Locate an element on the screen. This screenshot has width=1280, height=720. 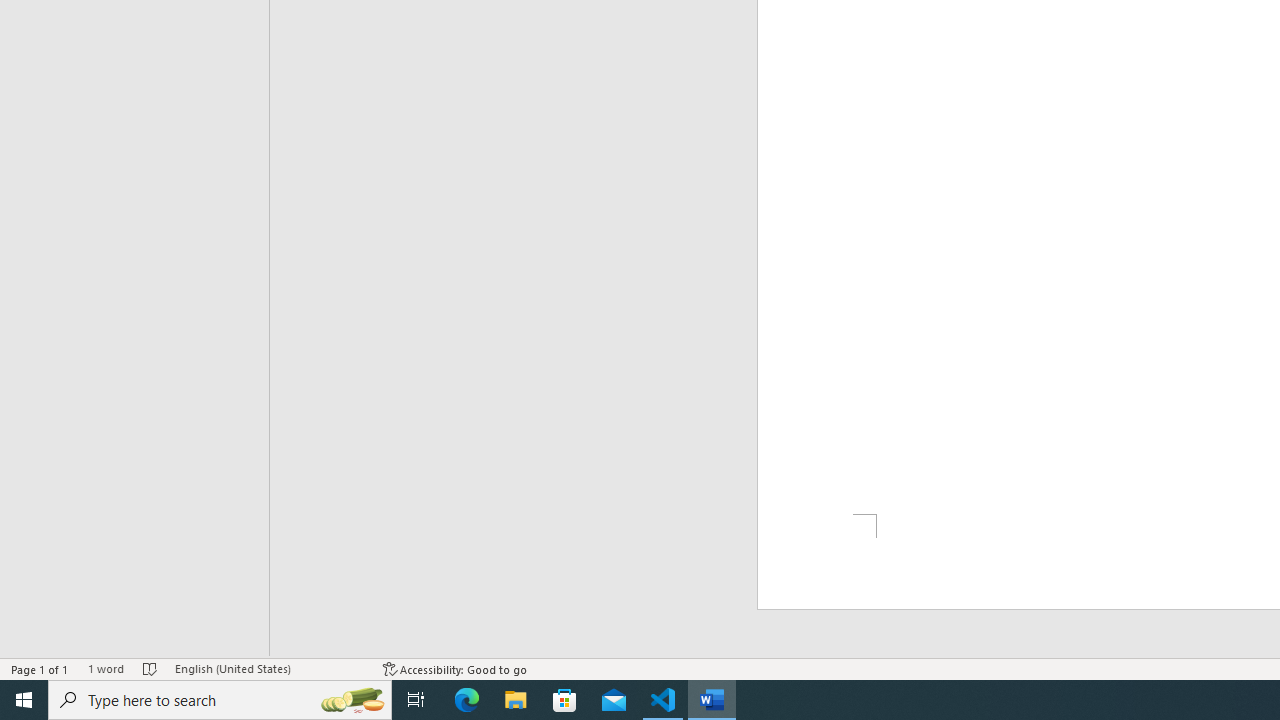
'Page Number Page 1 of 1' is located at coordinates (40, 669).